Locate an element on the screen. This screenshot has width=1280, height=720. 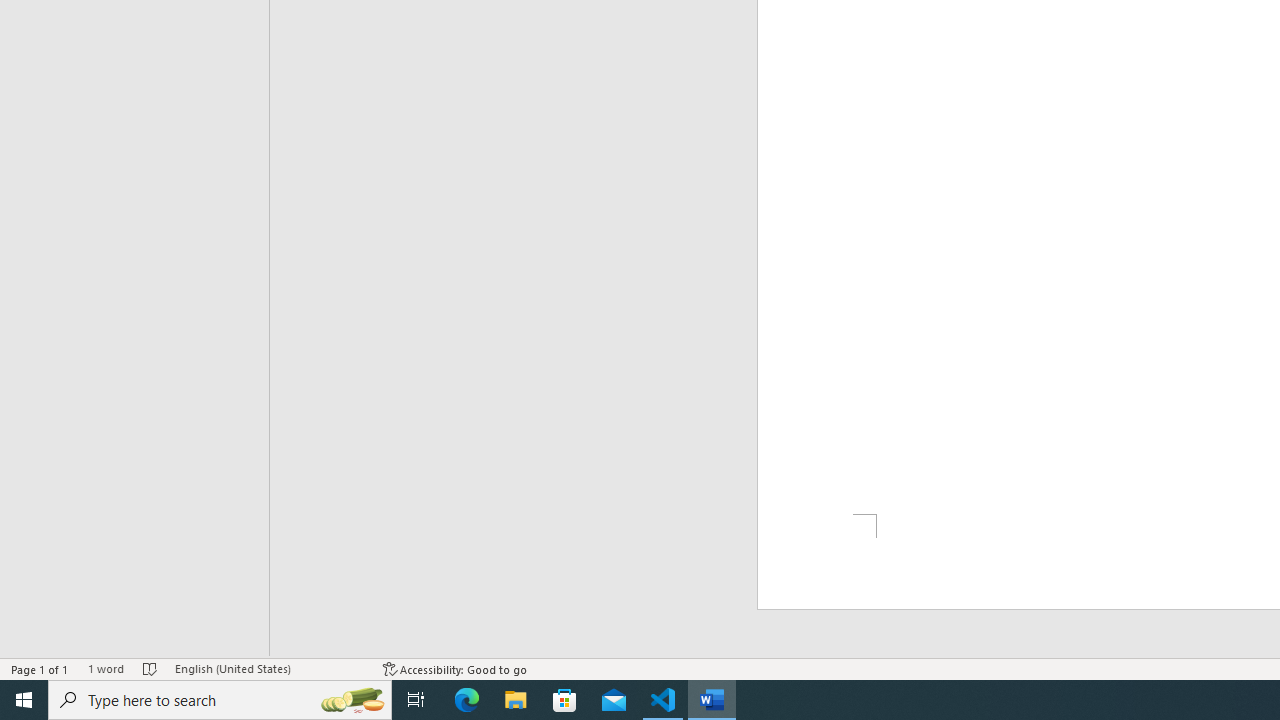
'Page Number Page 1 of 1' is located at coordinates (40, 669).